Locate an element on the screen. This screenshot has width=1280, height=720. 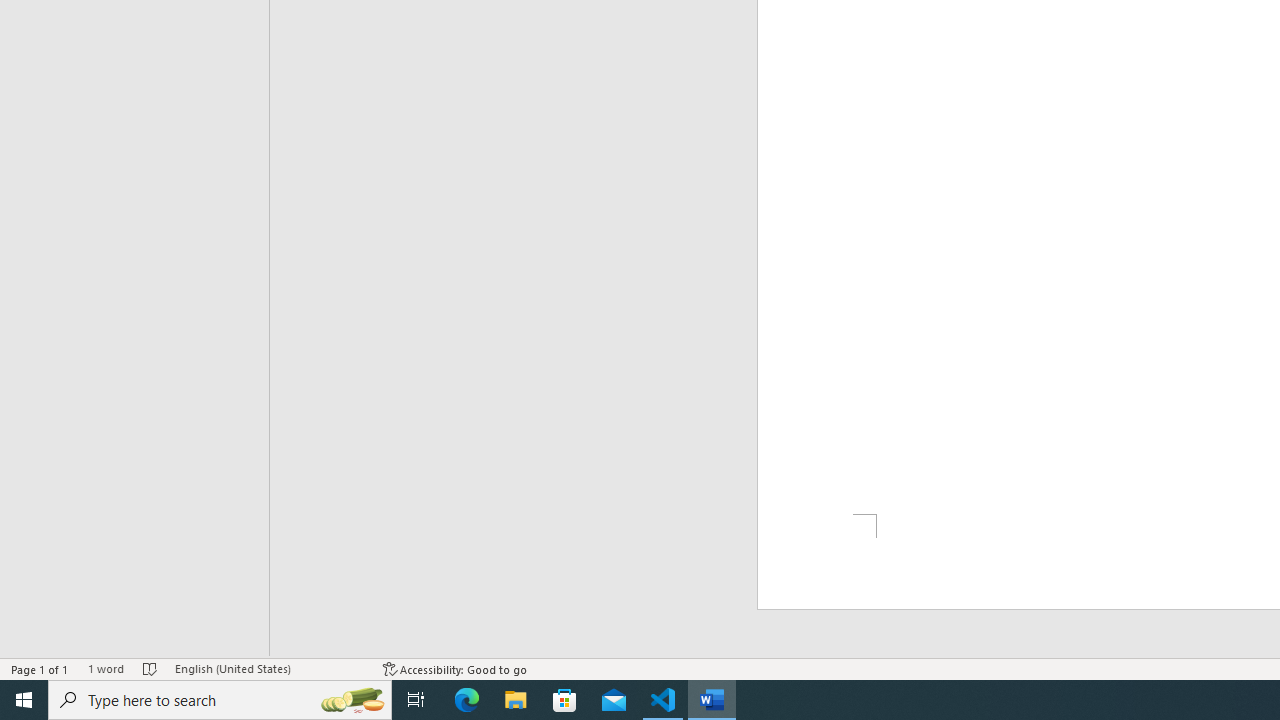
'Page Number Page 1 of 1' is located at coordinates (40, 669).